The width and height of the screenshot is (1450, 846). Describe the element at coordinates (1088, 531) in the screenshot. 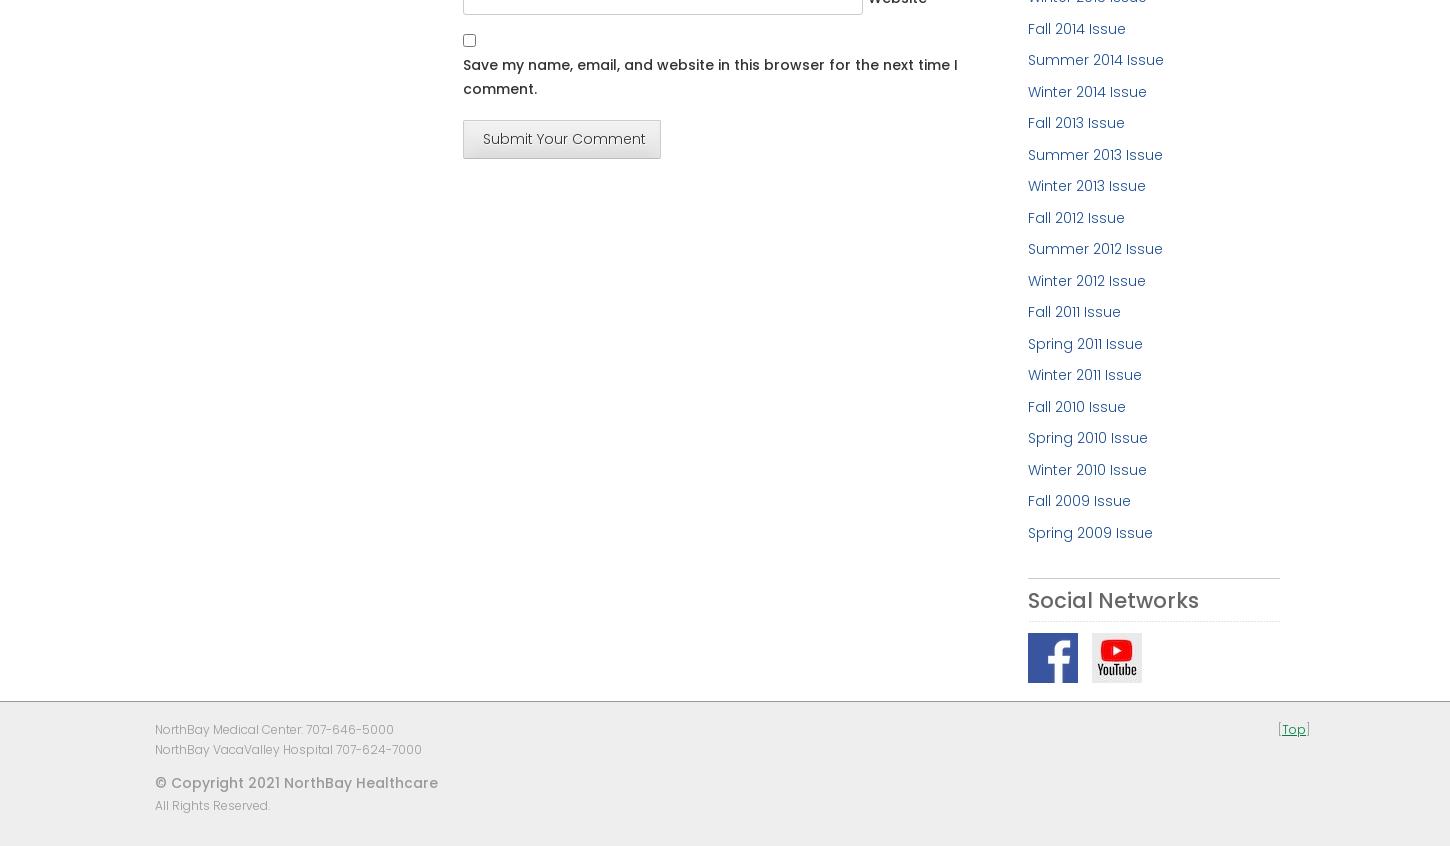

I see `'Spring 2009 Issue'` at that location.